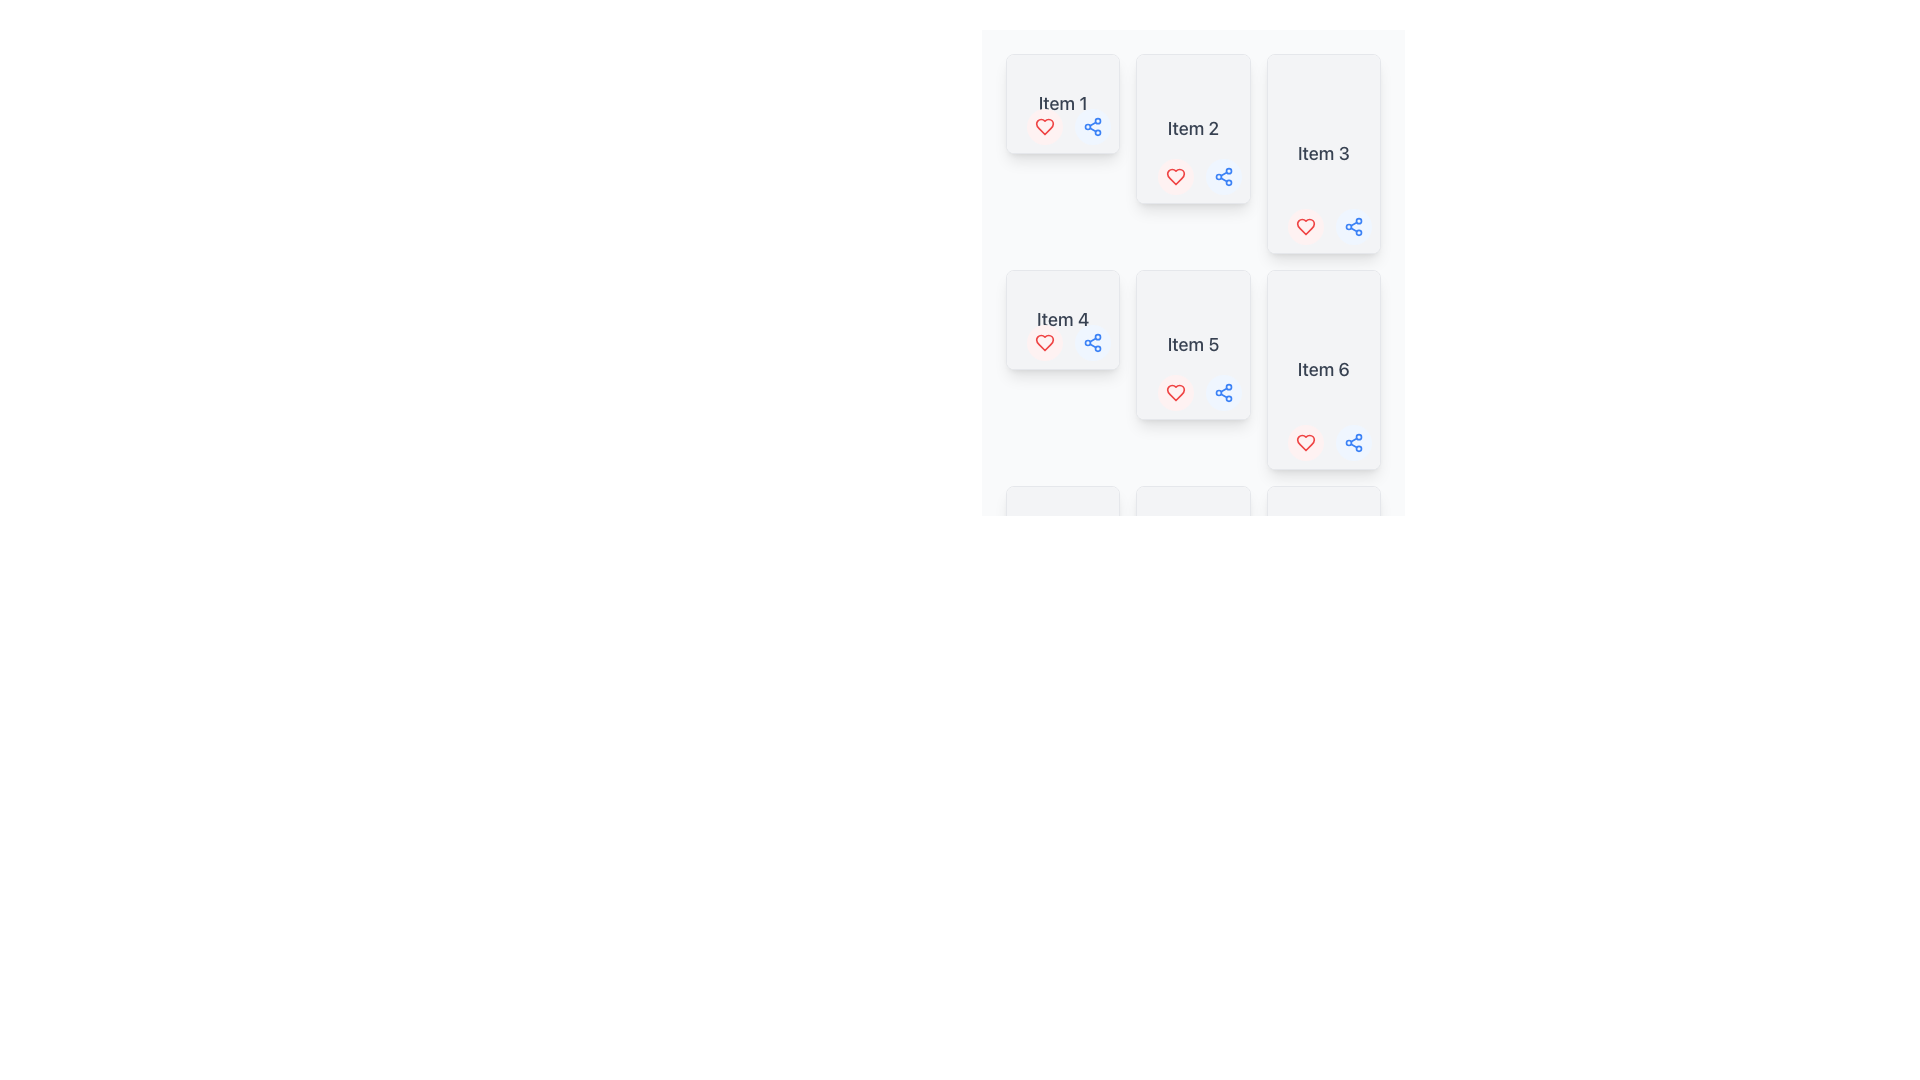 The height and width of the screenshot is (1080, 1920). I want to click on the leftmost circular button with a red outlined heart icon in the bottom-right corner of the 'Item 1' card to indicate a like or favorite, so click(1044, 127).